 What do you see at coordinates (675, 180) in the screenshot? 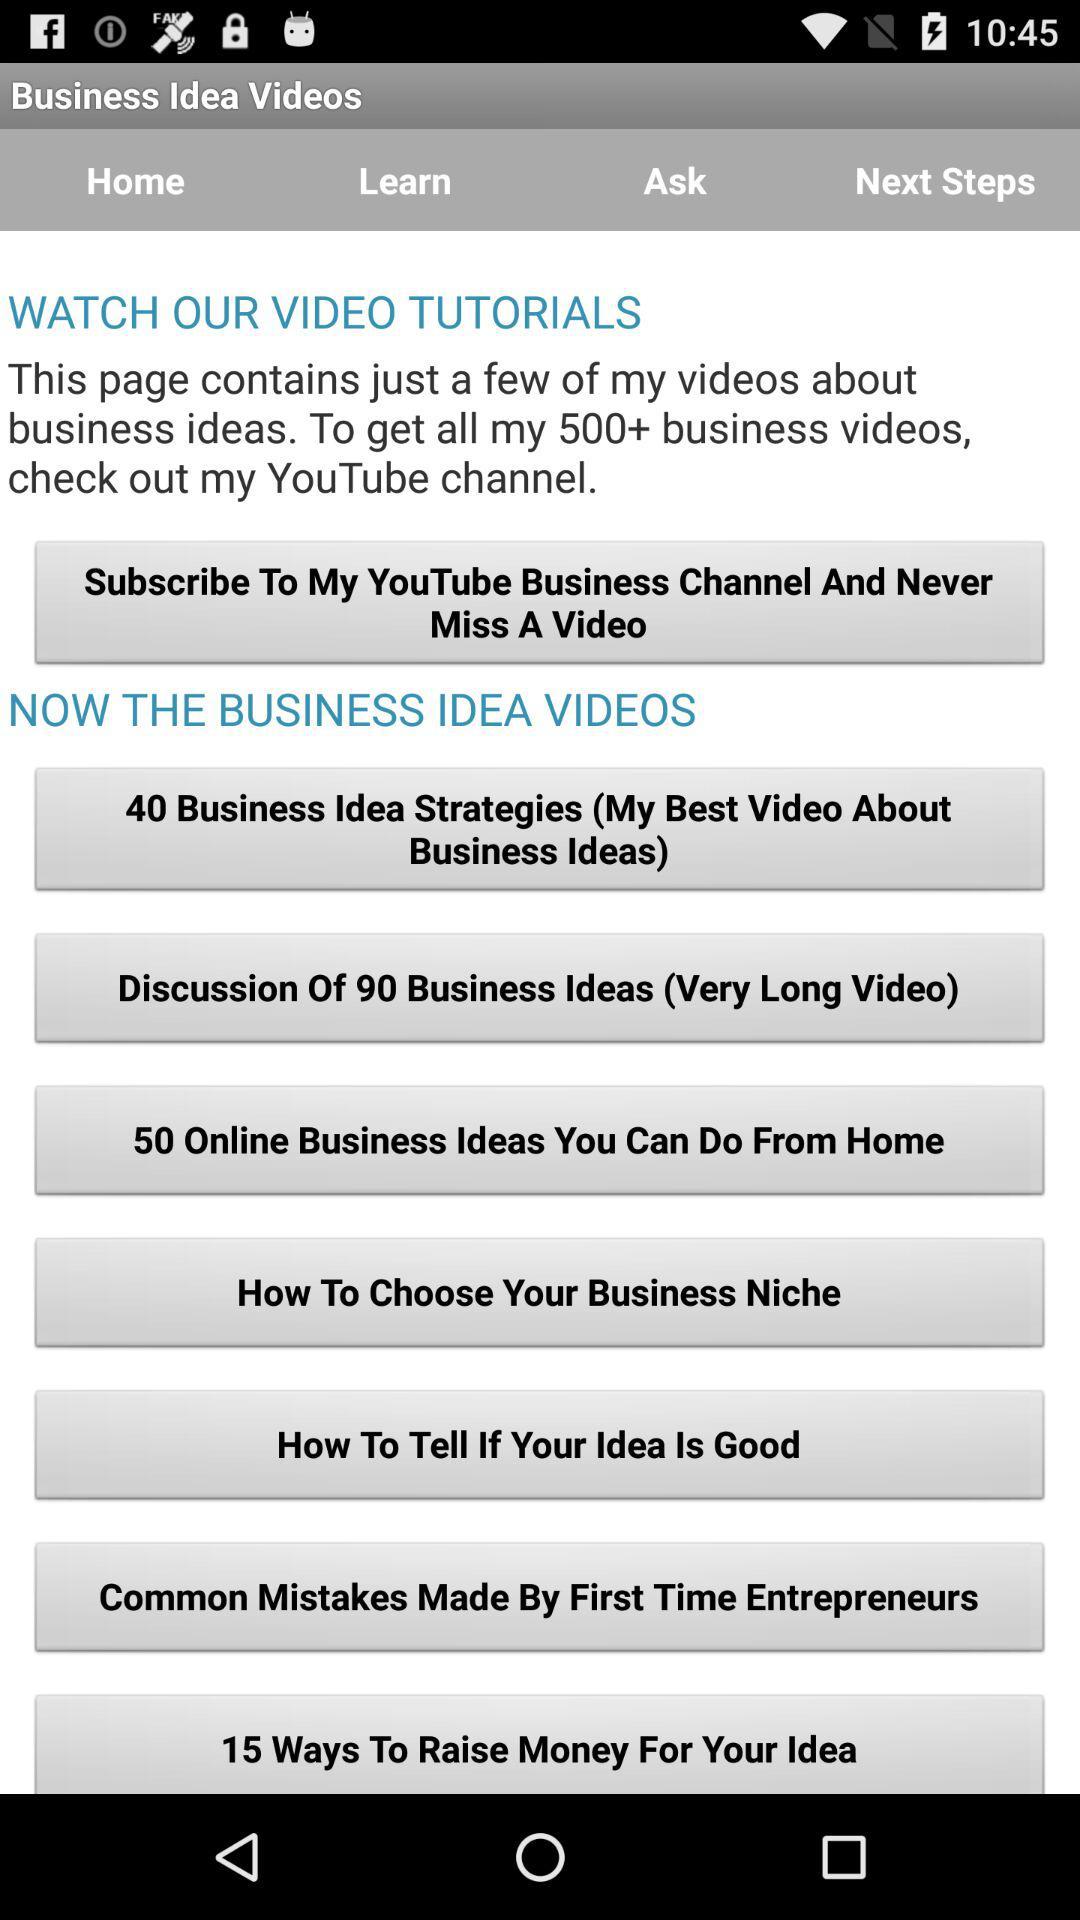
I see `ask` at bounding box center [675, 180].